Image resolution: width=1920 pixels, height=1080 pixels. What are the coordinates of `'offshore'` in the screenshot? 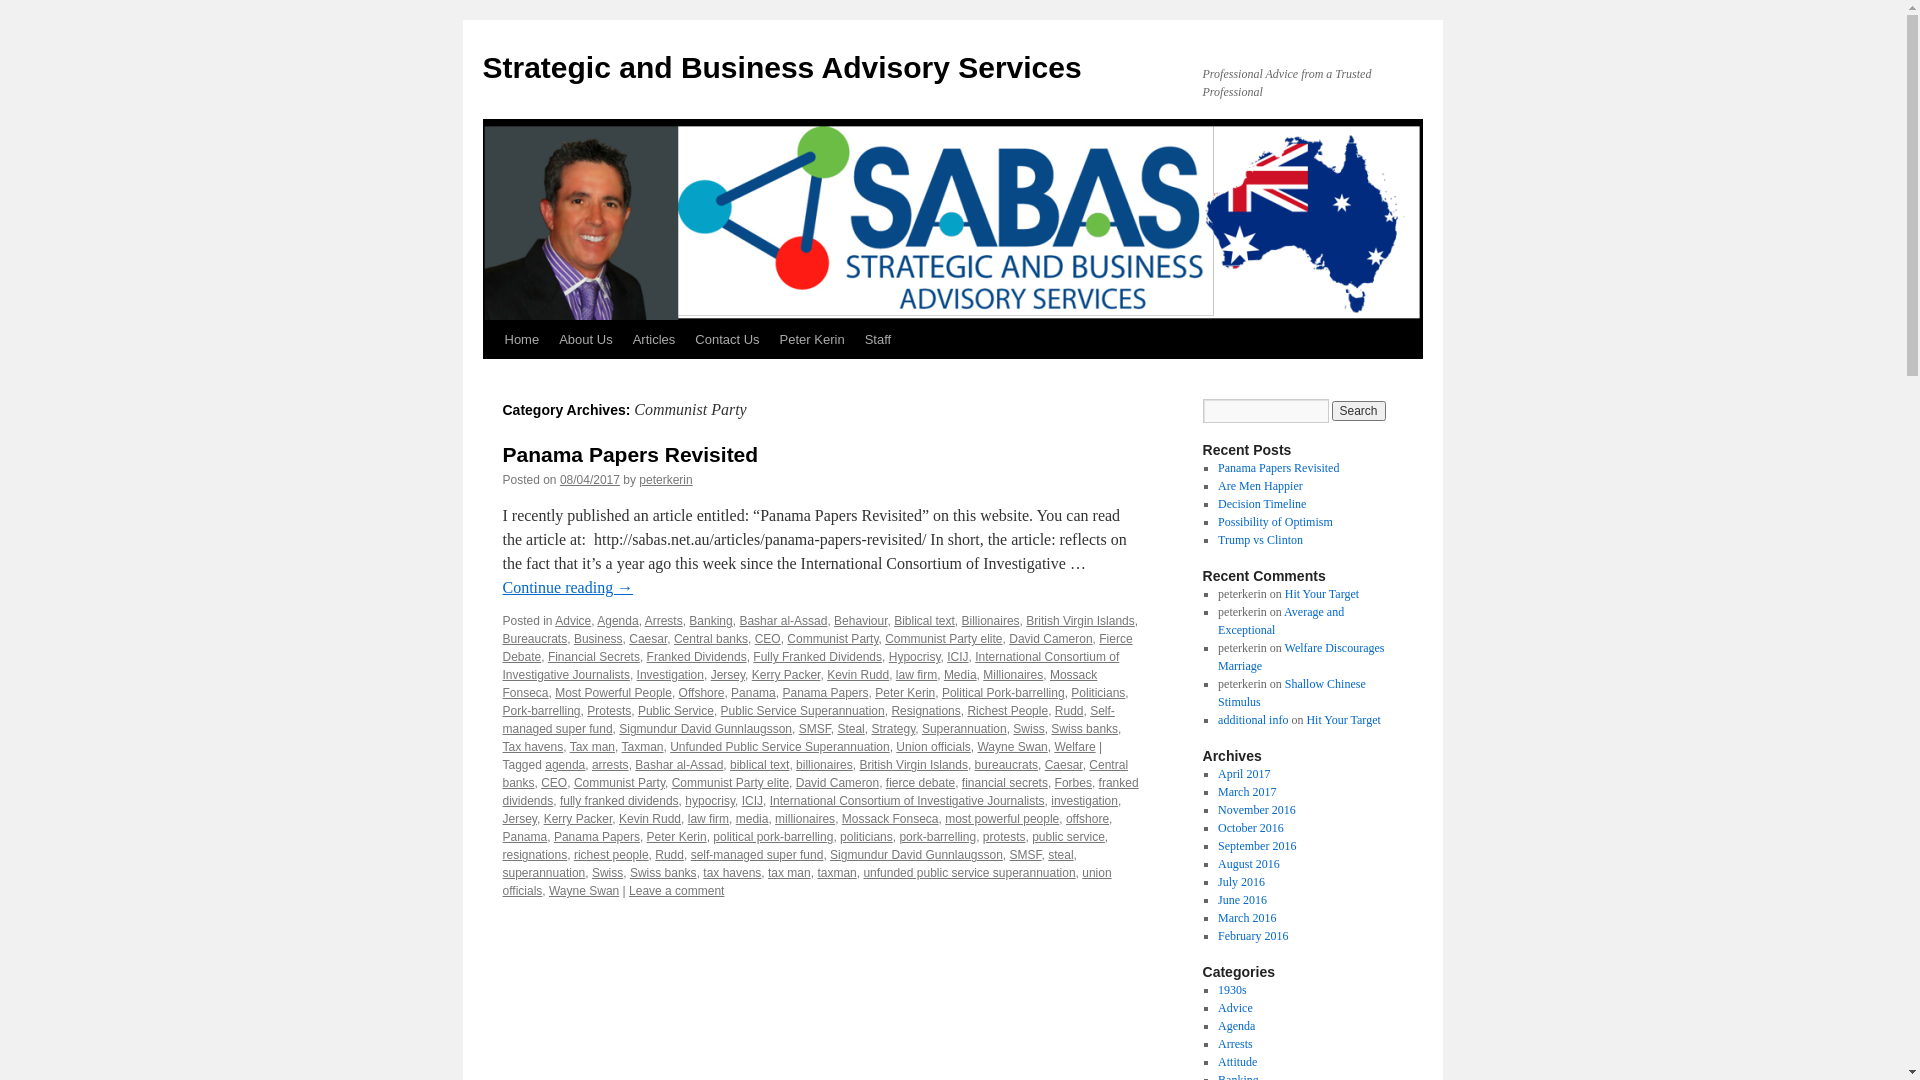 It's located at (1086, 818).